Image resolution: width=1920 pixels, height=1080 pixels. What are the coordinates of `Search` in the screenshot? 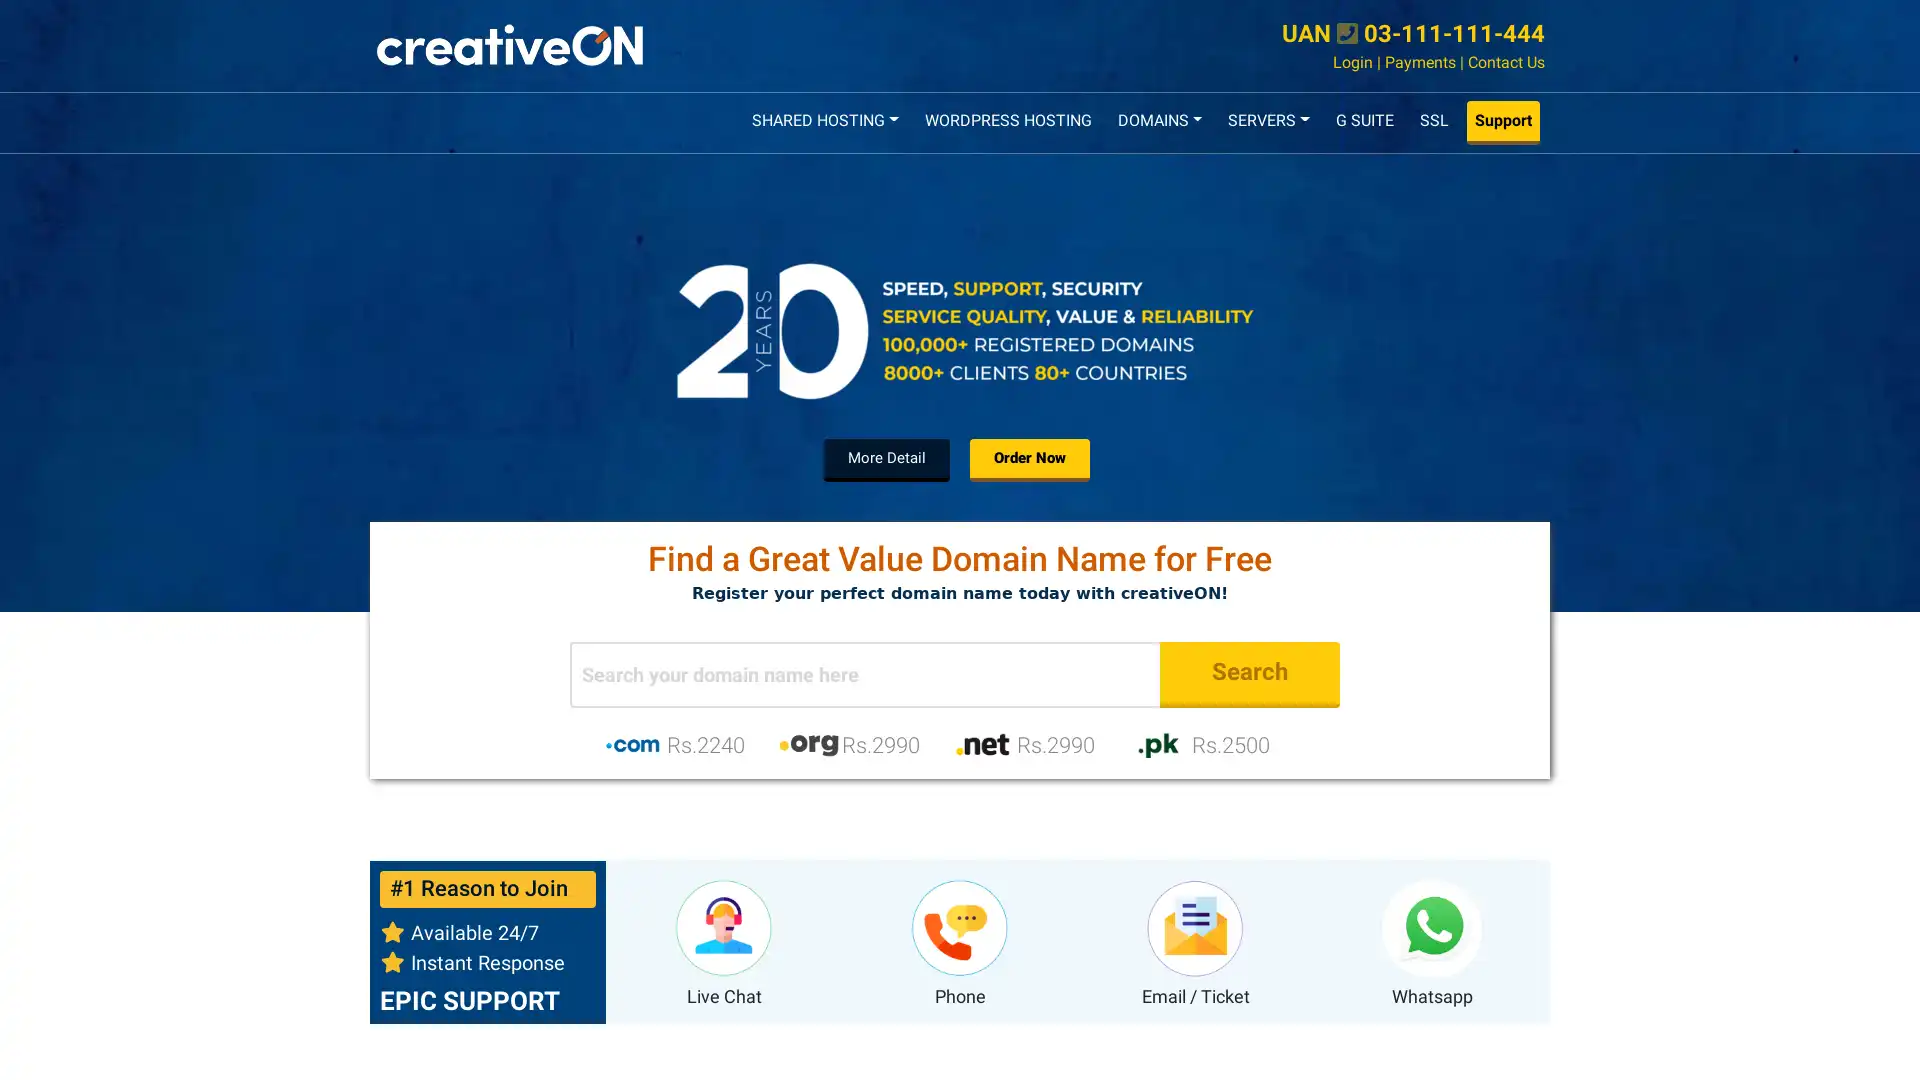 It's located at (1248, 674).